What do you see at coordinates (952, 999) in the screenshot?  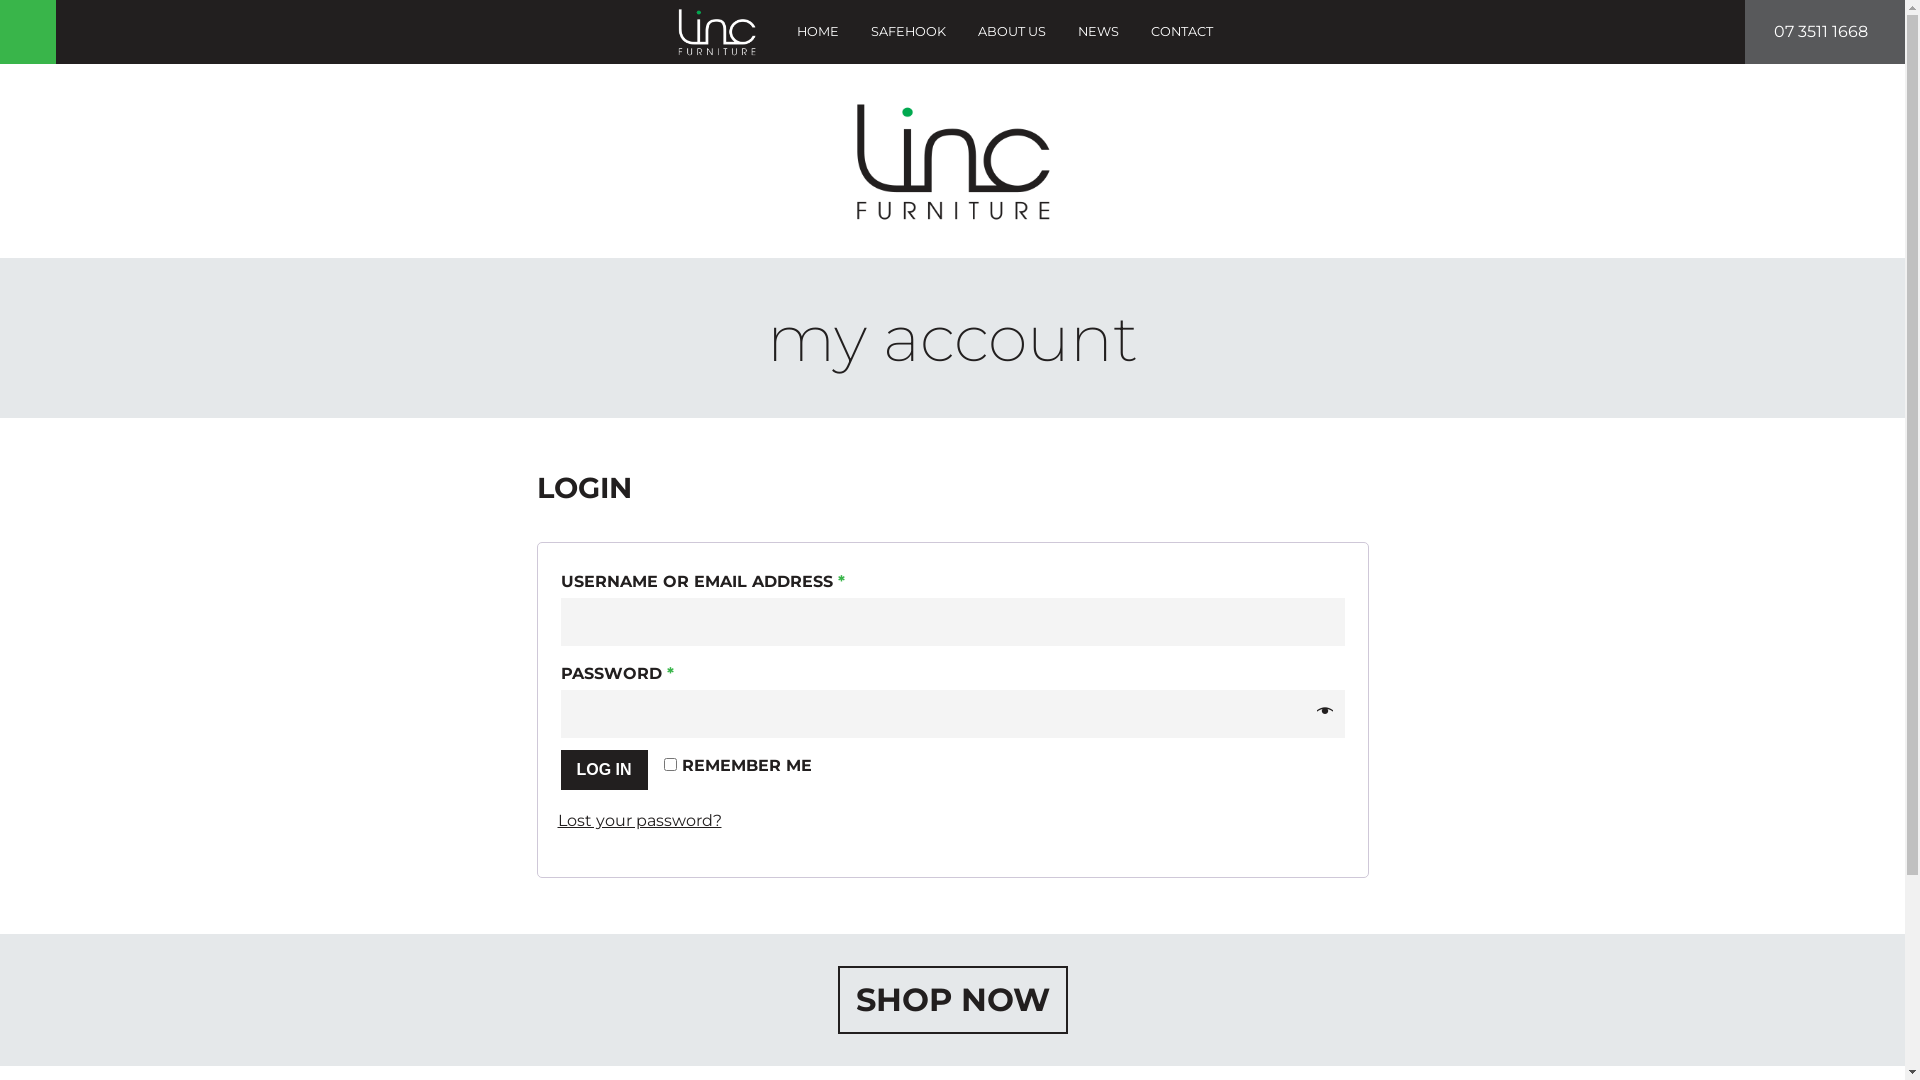 I see `'SHOP NOW'` at bounding box center [952, 999].